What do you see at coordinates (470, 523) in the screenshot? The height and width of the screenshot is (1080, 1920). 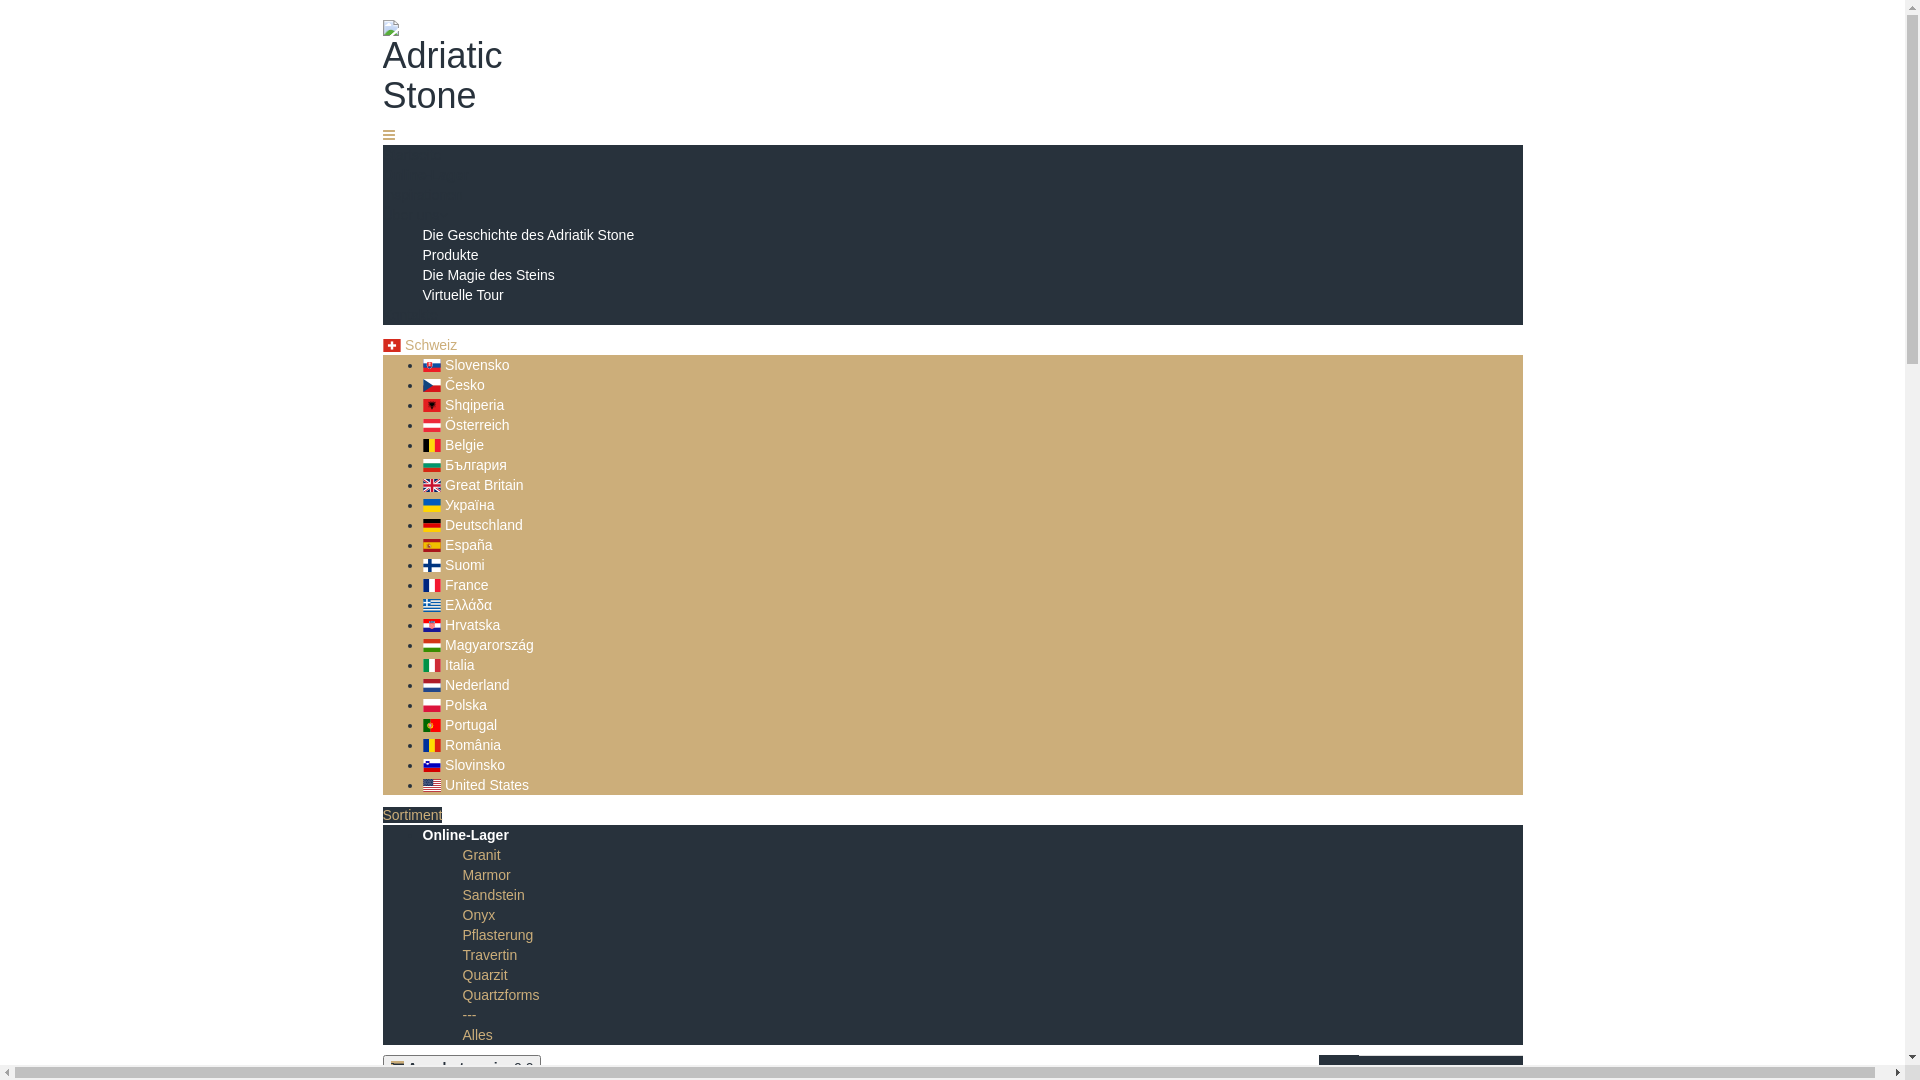 I see `' Deutschland'` at bounding box center [470, 523].